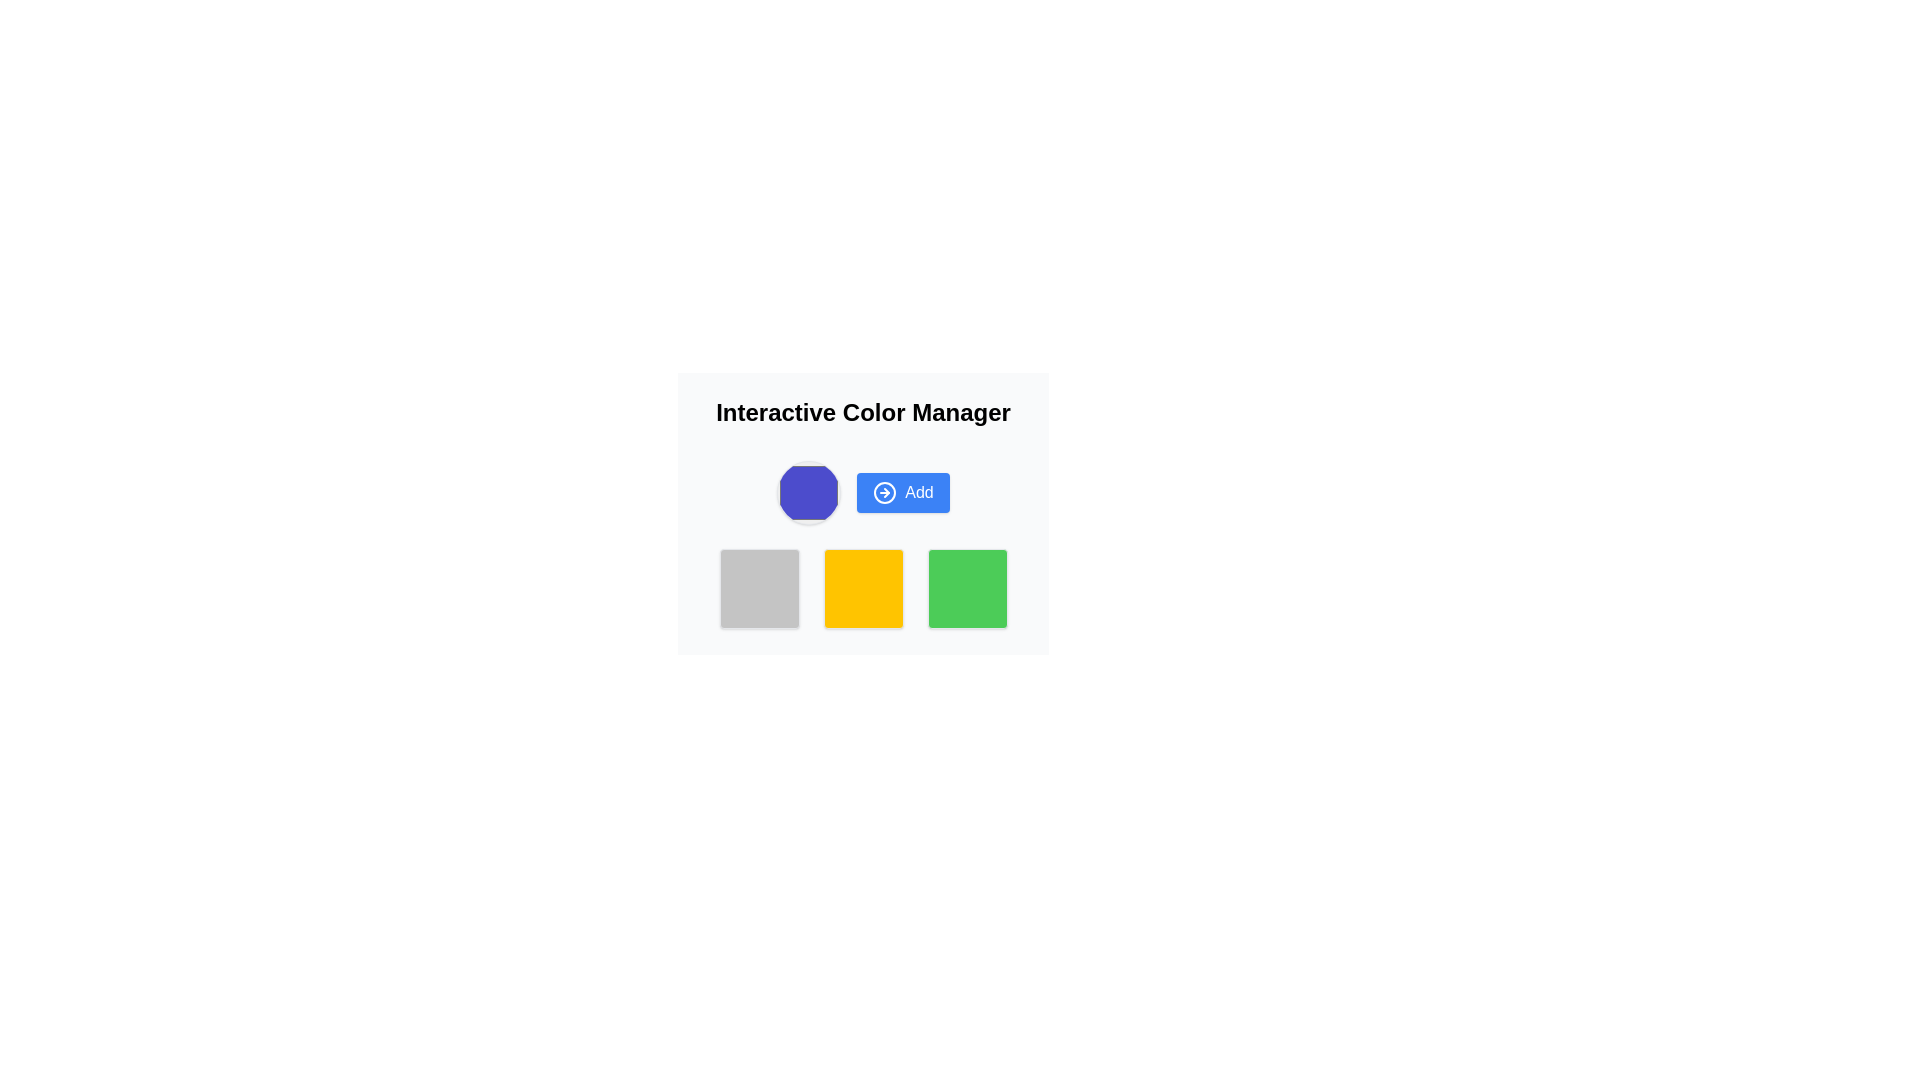  Describe the element at coordinates (884, 493) in the screenshot. I see `the circular icon with a right-pointing arrow inside the blue outlined button labeled 'Add' to highlight or activate the adjacent tooltip` at that location.